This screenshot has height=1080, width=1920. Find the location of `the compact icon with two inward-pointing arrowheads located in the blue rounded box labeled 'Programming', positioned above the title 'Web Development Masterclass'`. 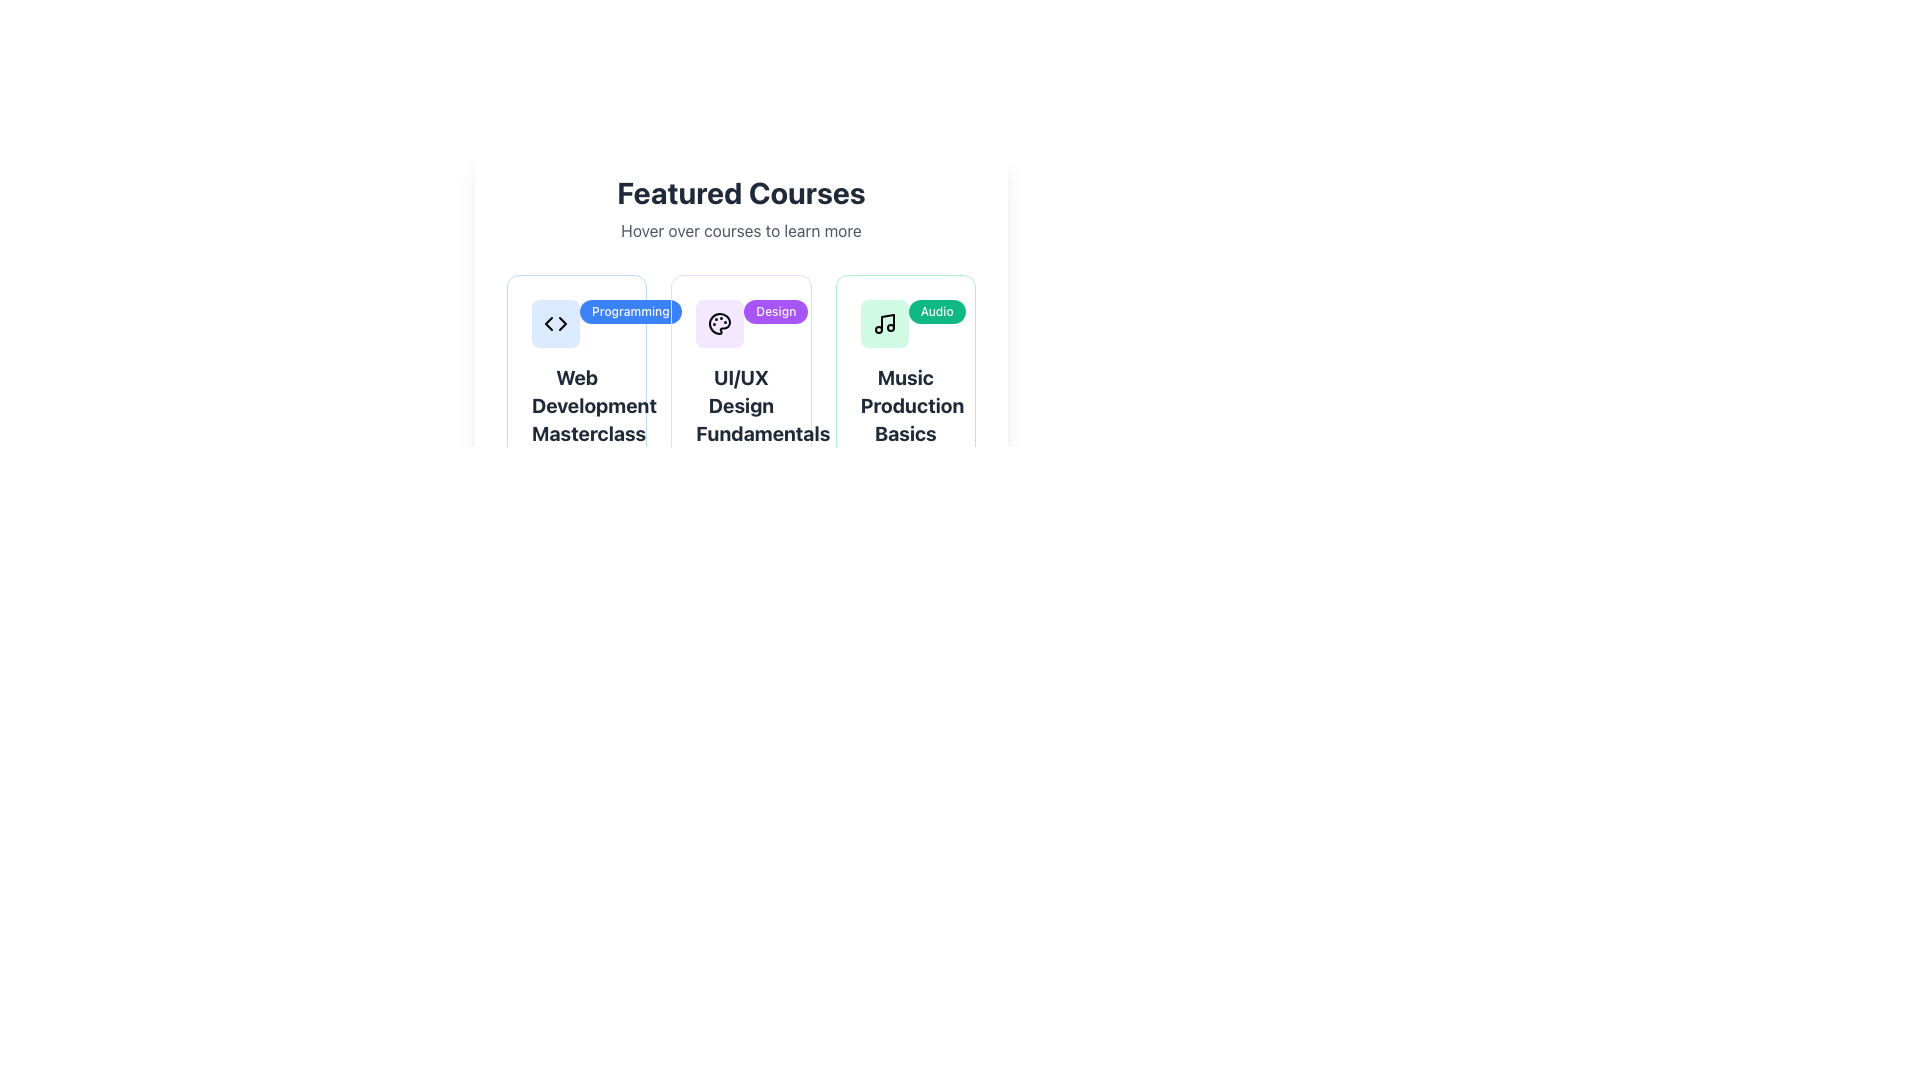

the compact icon with two inward-pointing arrowheads located in the blue rounded box labeled 'Programming', positioned above the title 'Web Development Masterclass' is located at coordinates (556, 323).